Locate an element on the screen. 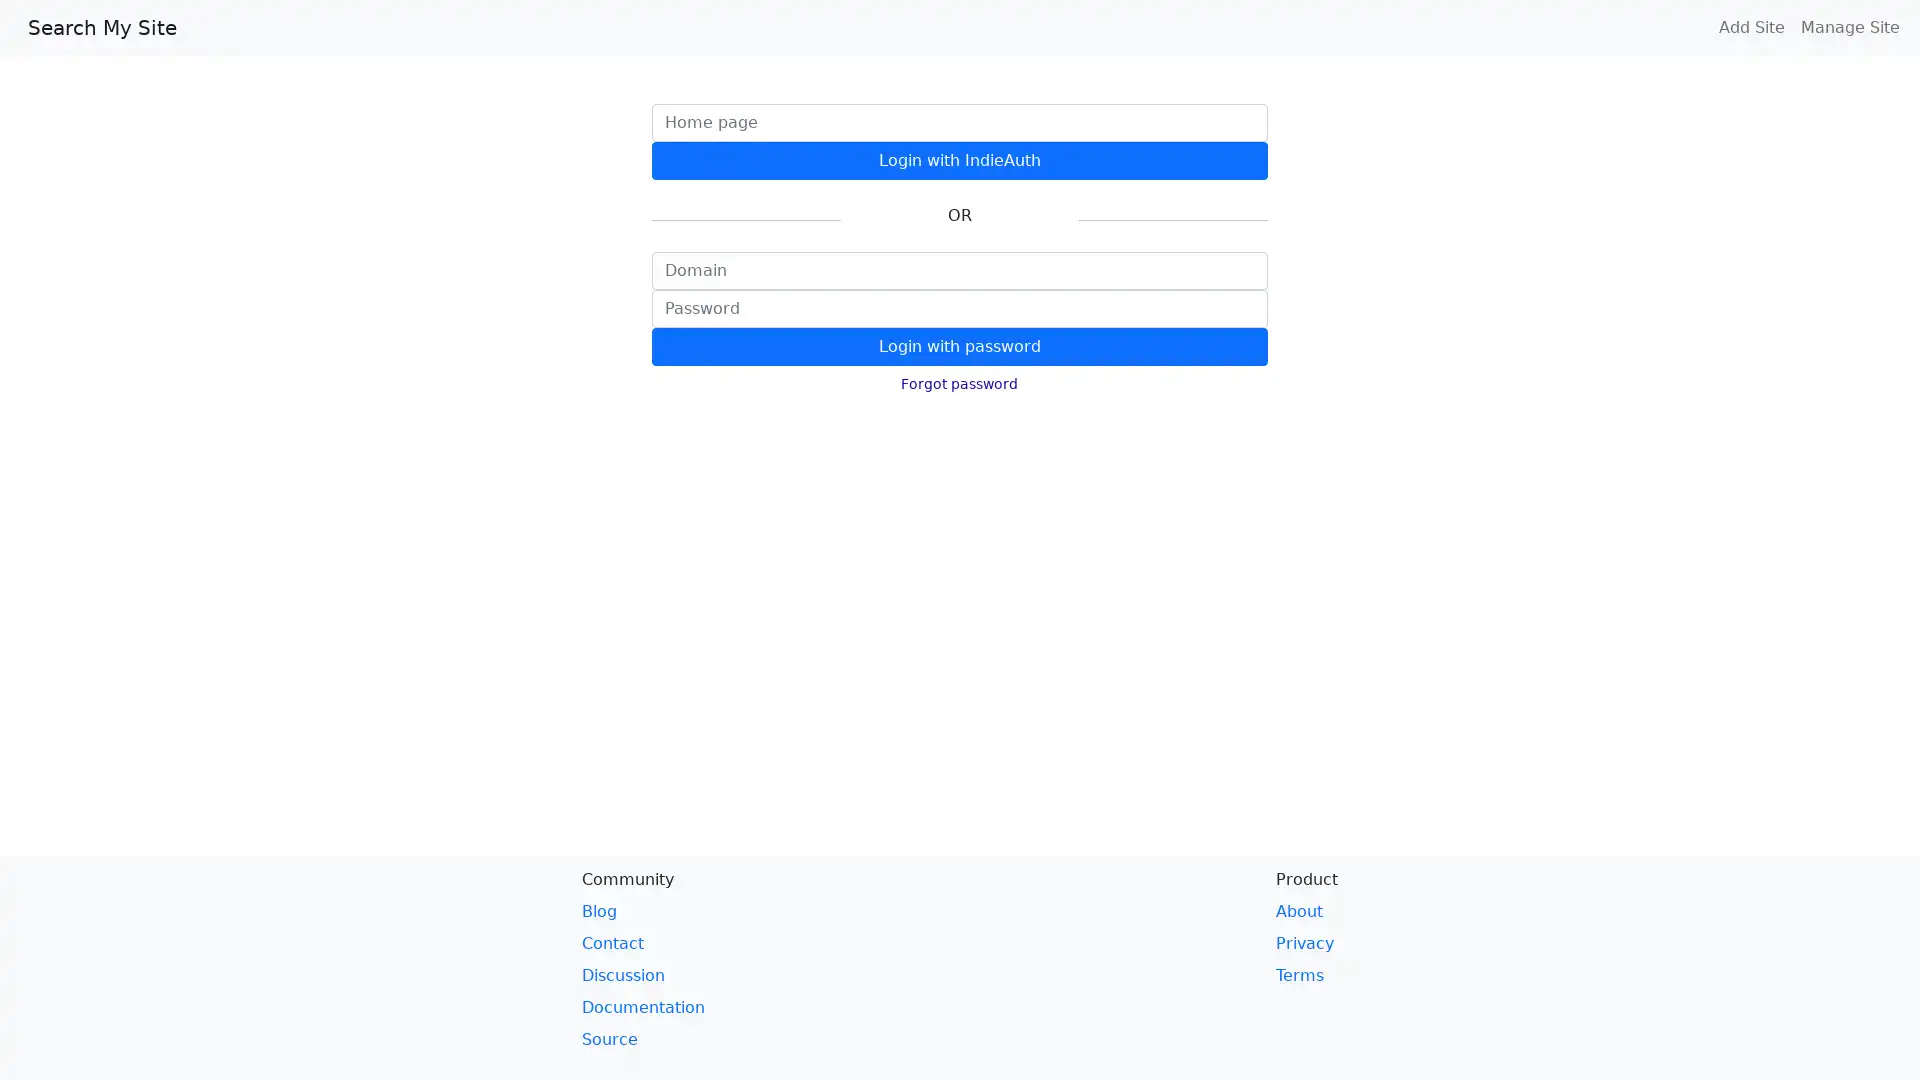 The image size is (1920, 1080). Login with IndieAuth is located at coordinates (958, 160).